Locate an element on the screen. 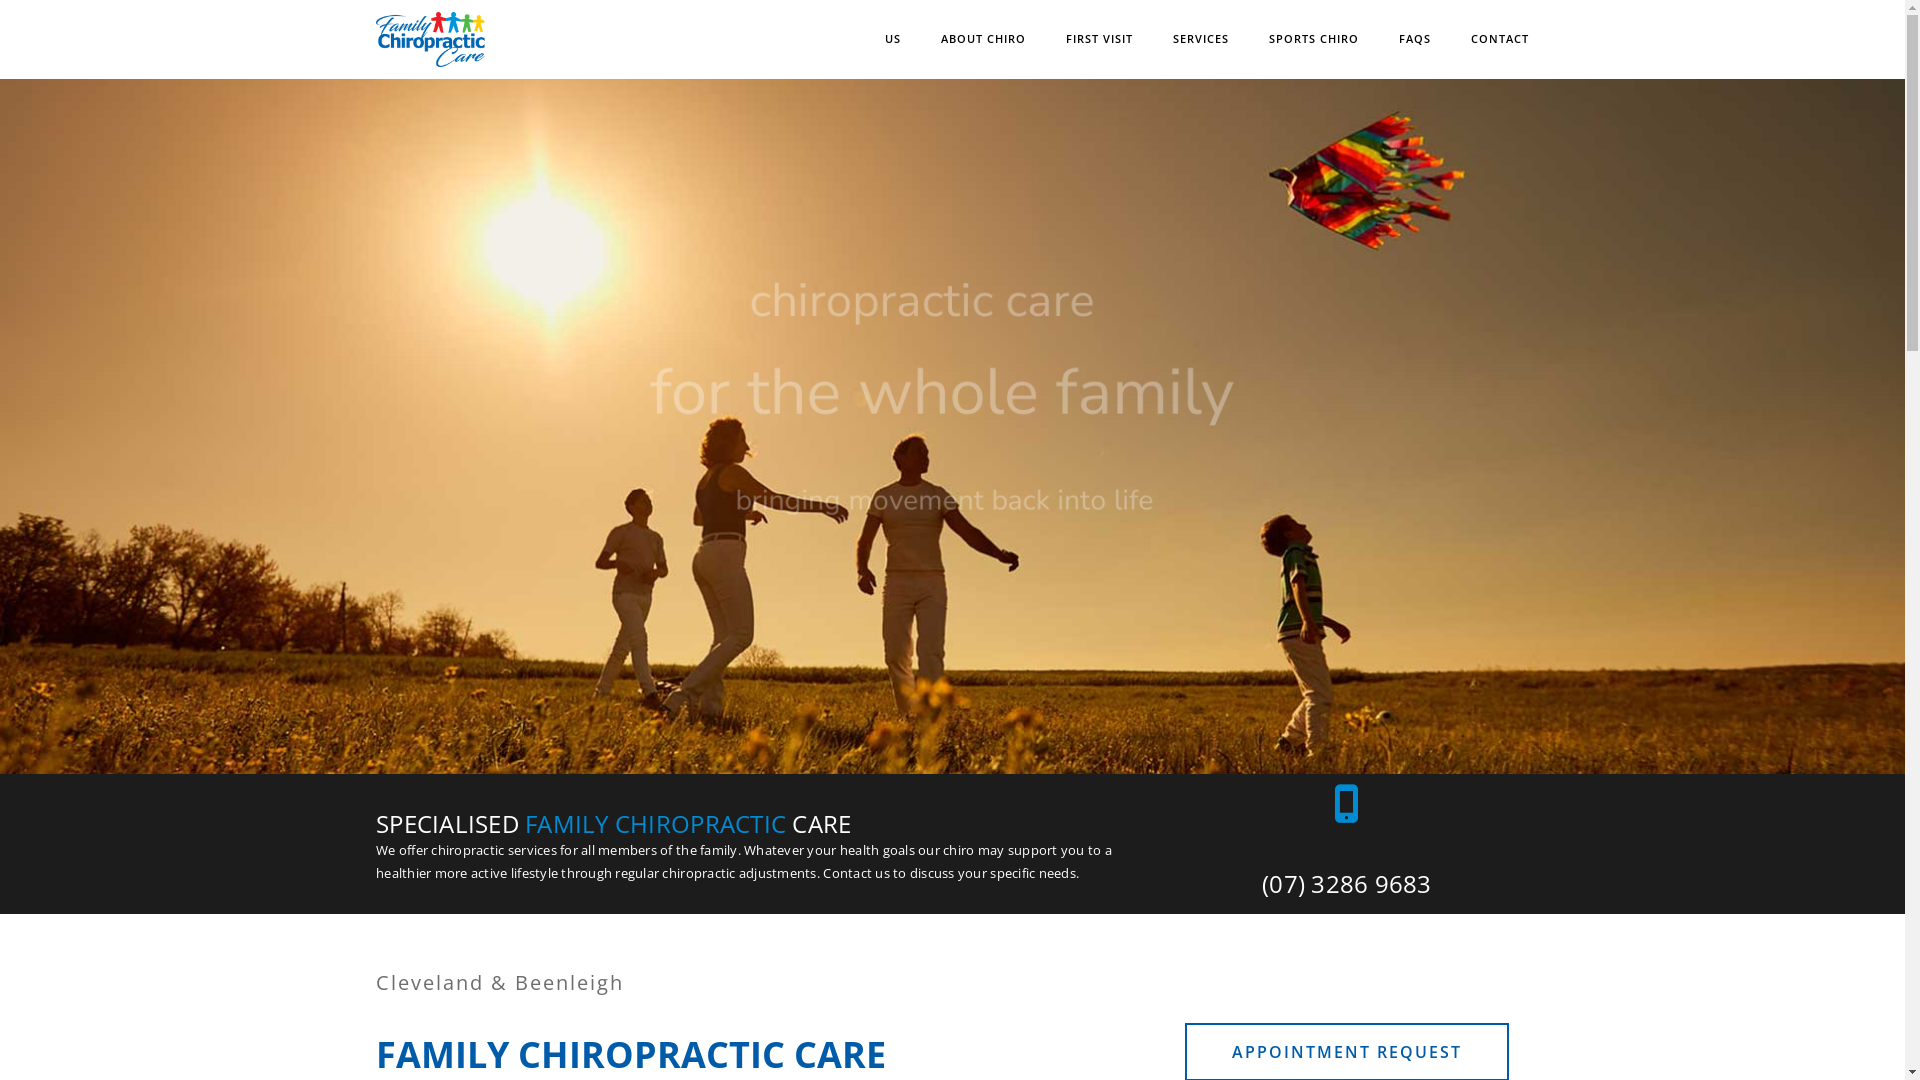 The width and height of the screenshot is (1920, 1080). 'ABOUT CHIRO' is located at coordinates (939, 39).